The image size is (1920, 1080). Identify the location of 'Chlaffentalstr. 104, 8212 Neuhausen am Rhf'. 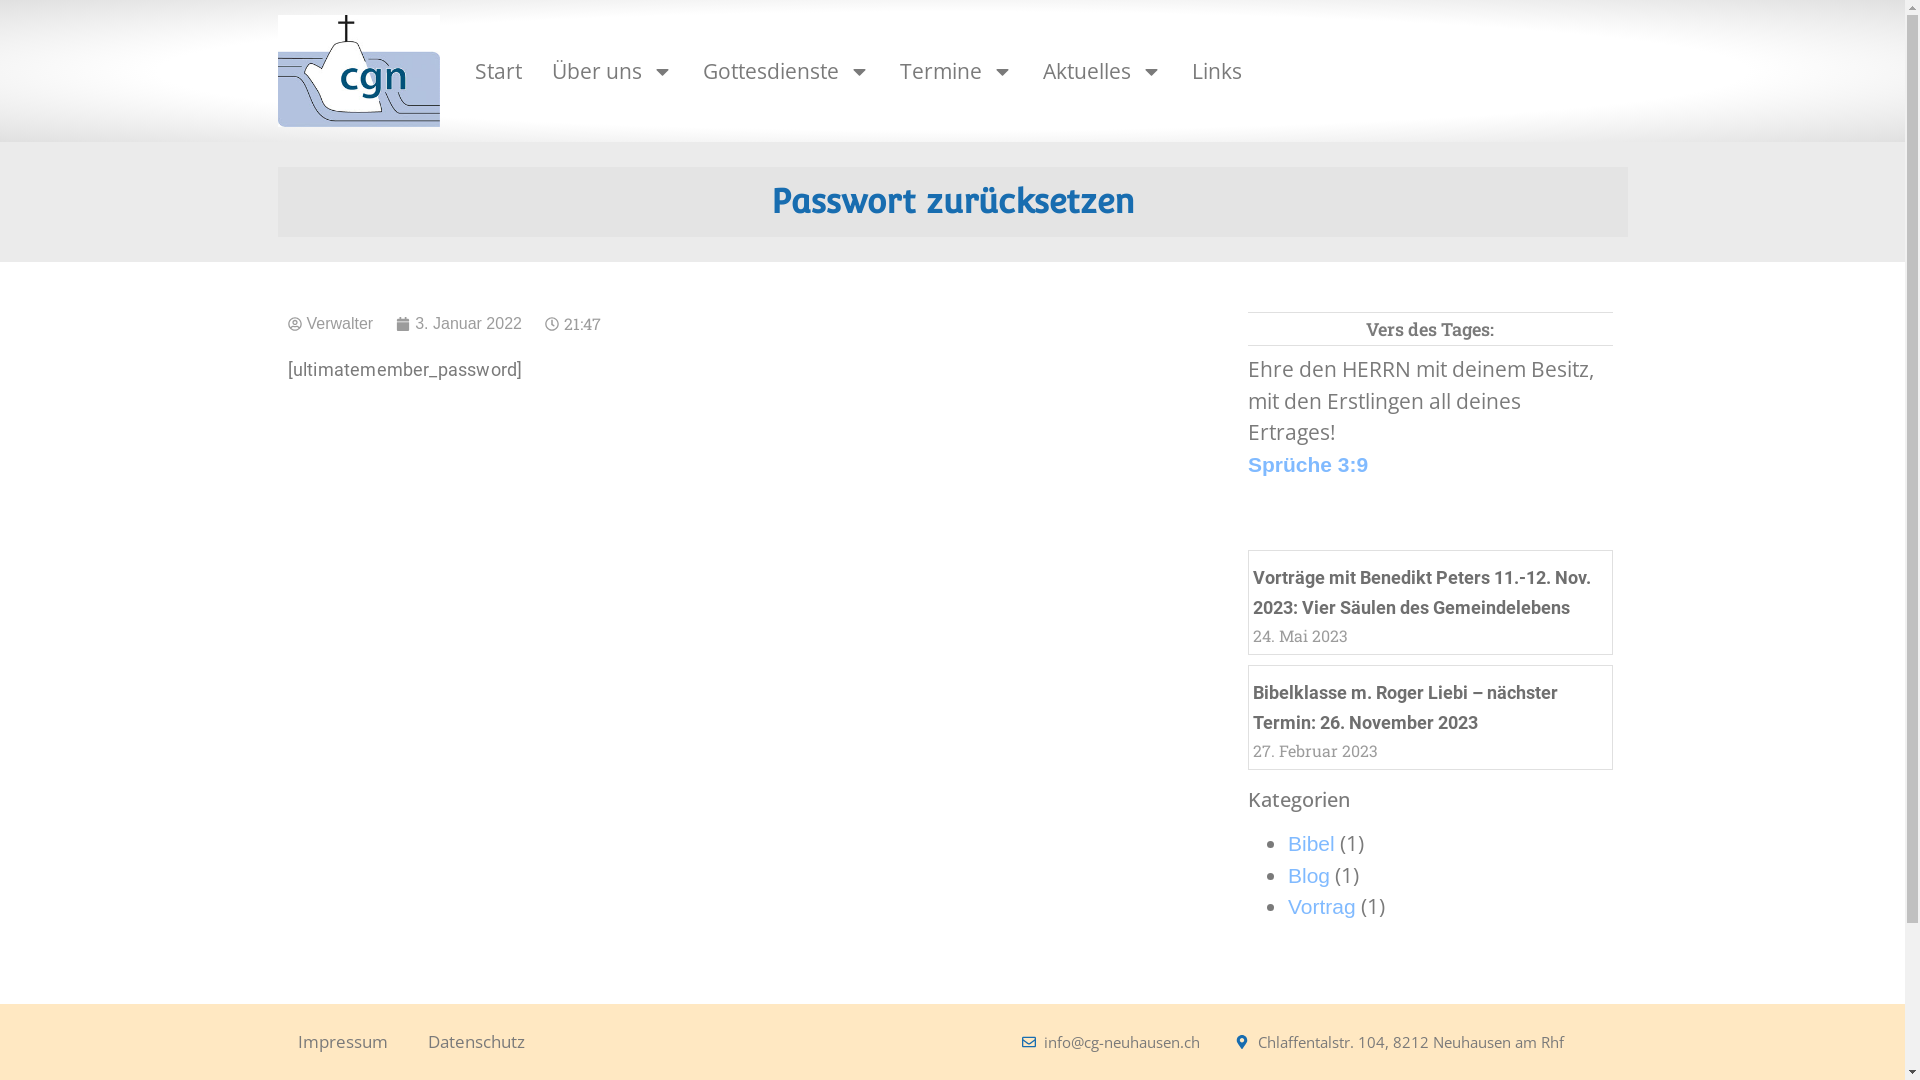
(1233, 1041).